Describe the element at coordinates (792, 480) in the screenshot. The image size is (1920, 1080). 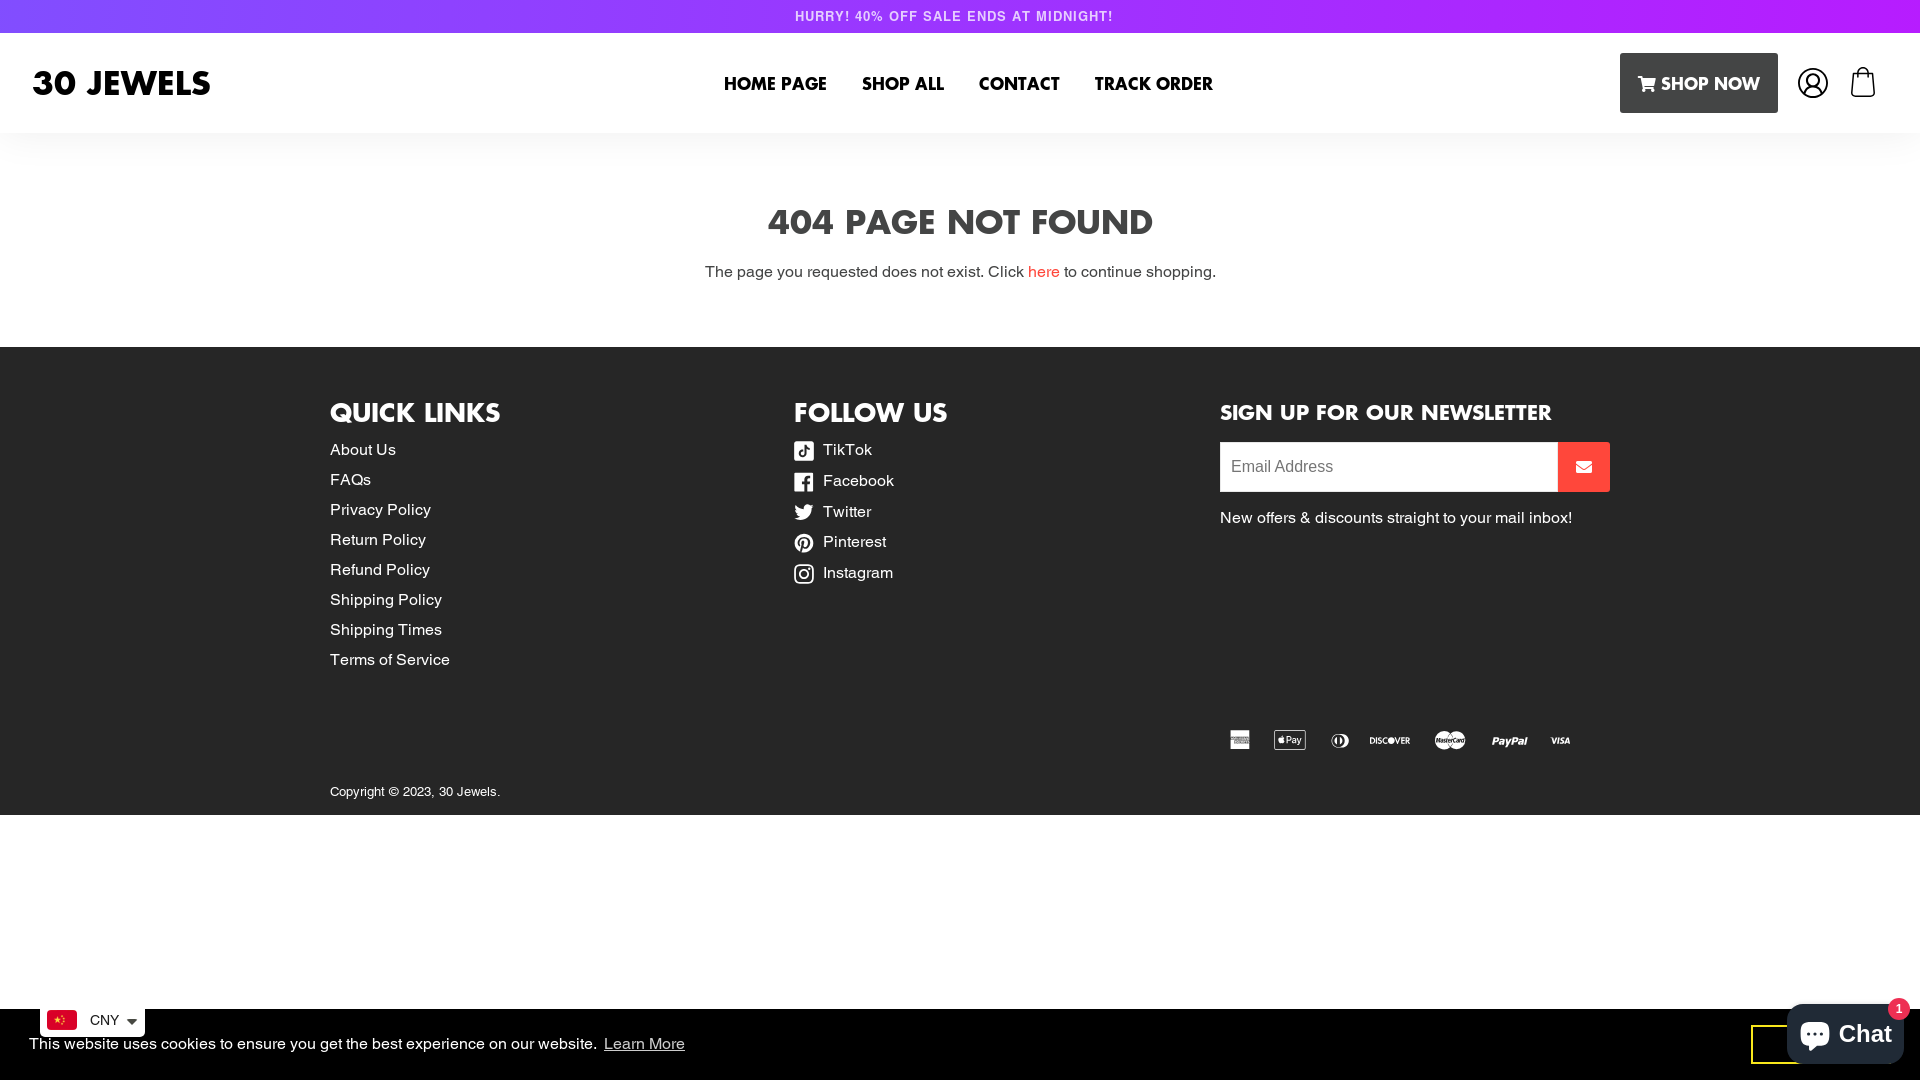
I see `'Facebook'` at that location.